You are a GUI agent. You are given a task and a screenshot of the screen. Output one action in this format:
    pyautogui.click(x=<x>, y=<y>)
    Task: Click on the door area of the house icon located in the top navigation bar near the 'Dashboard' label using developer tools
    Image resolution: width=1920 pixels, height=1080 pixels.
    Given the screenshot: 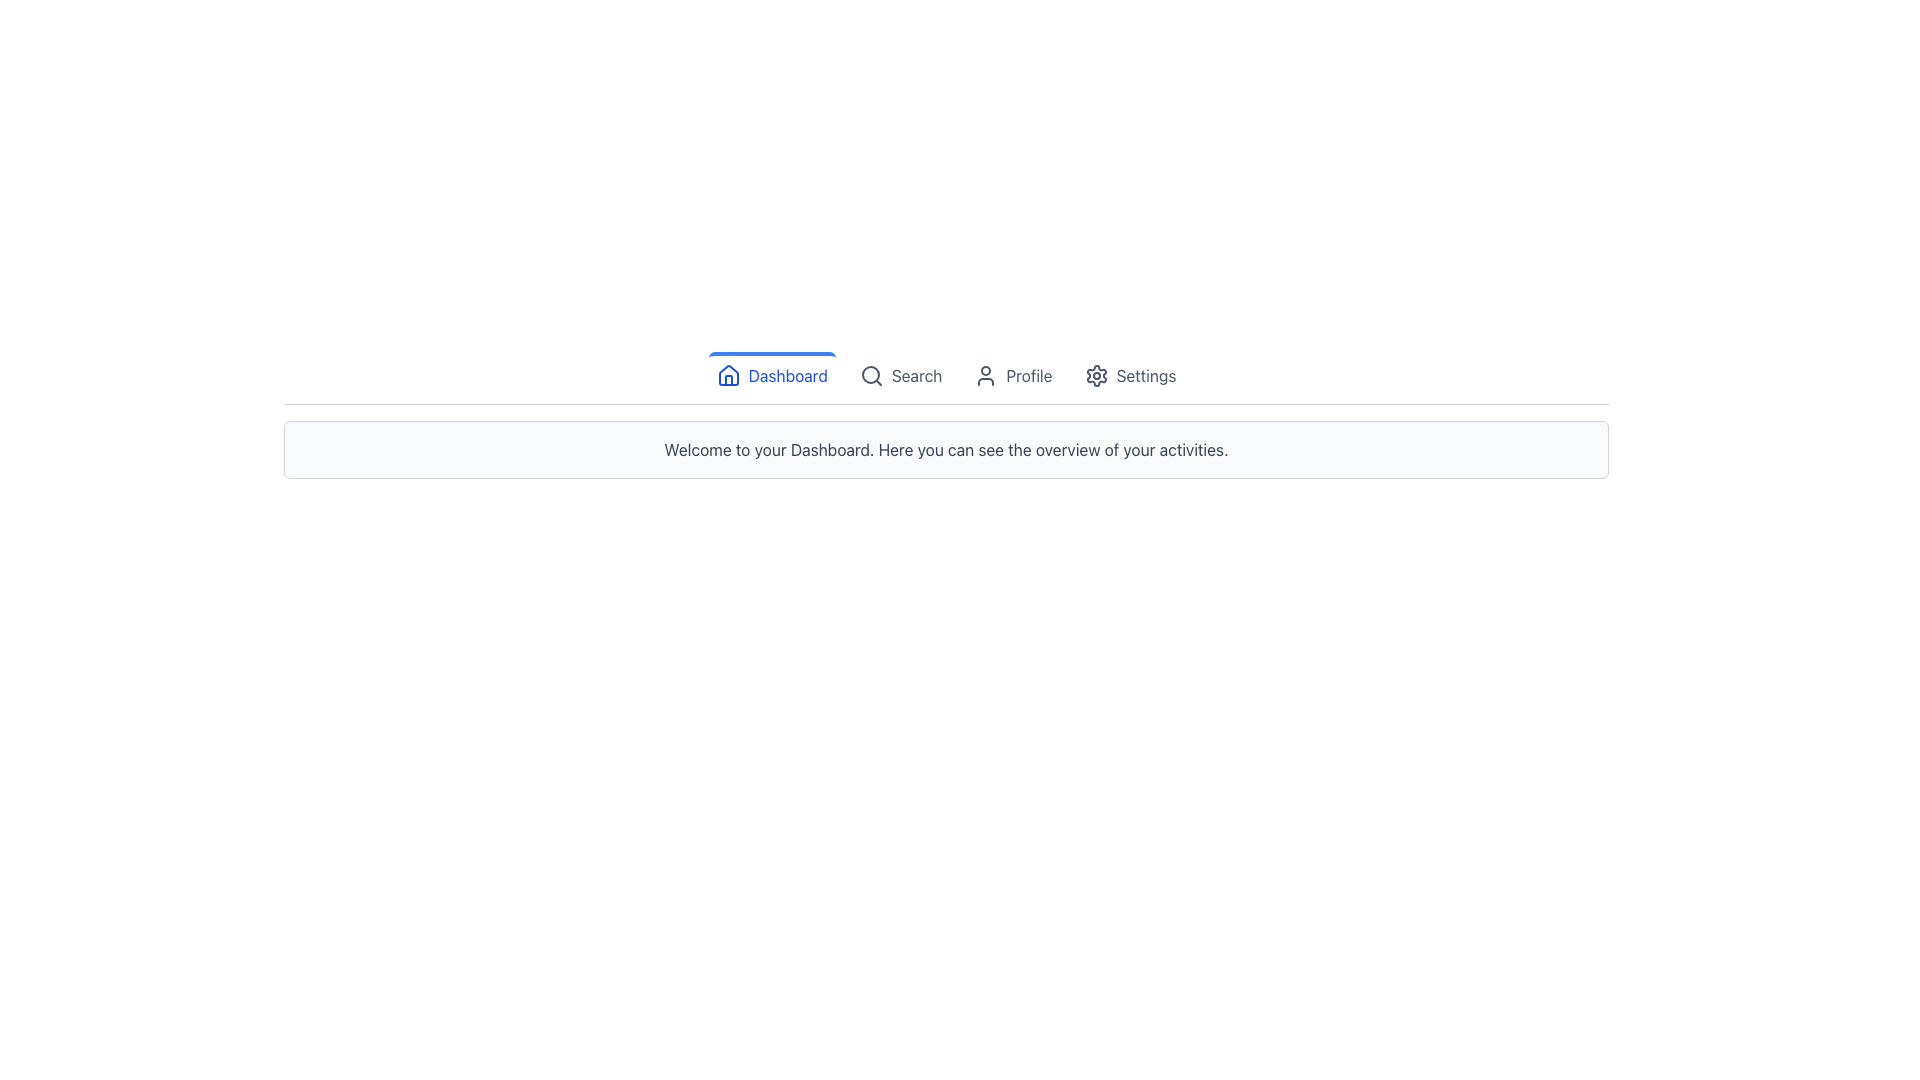 What is the action you would take?
    pyautogui.click(x=727, y=380)
    